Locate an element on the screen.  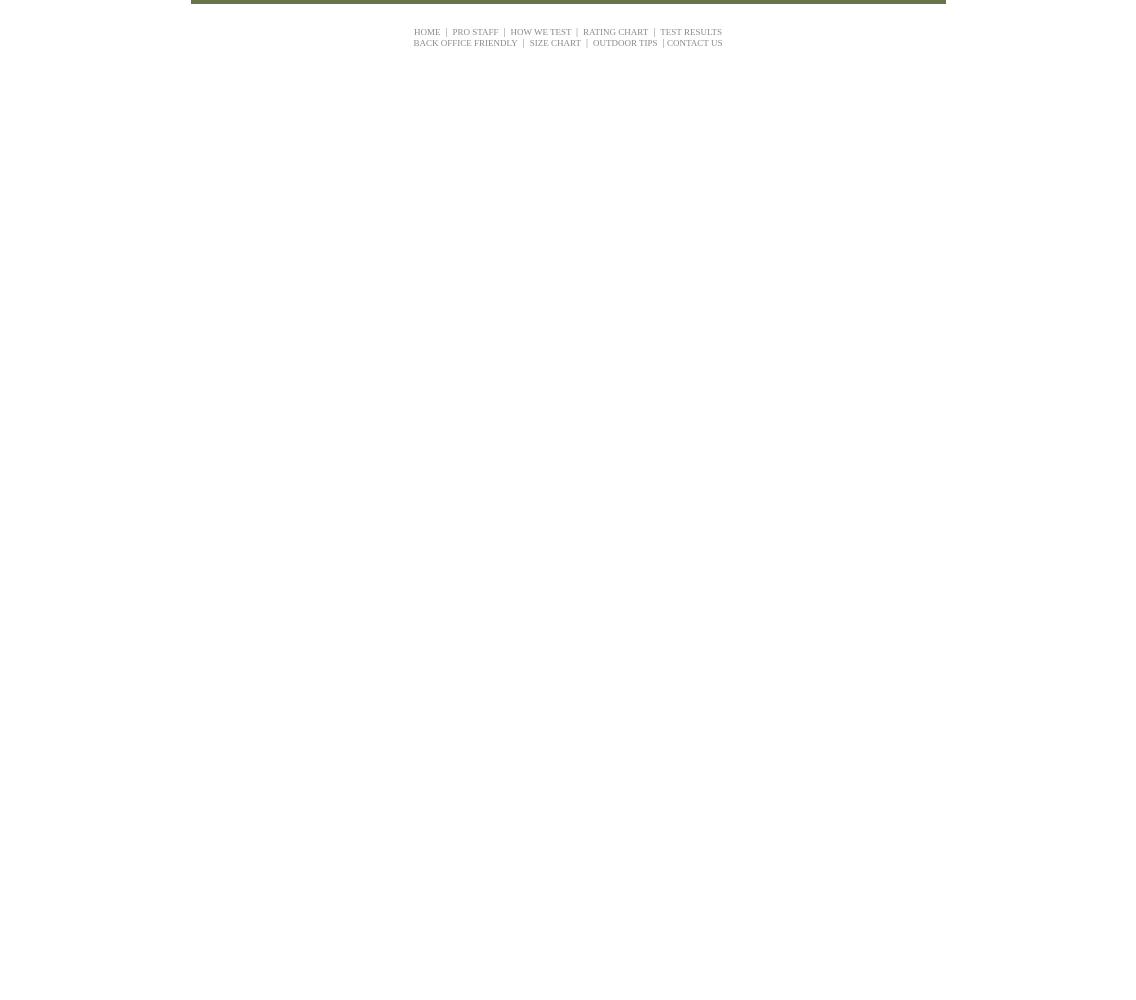
'RATING CHART' is located at coordinates (582, 31).